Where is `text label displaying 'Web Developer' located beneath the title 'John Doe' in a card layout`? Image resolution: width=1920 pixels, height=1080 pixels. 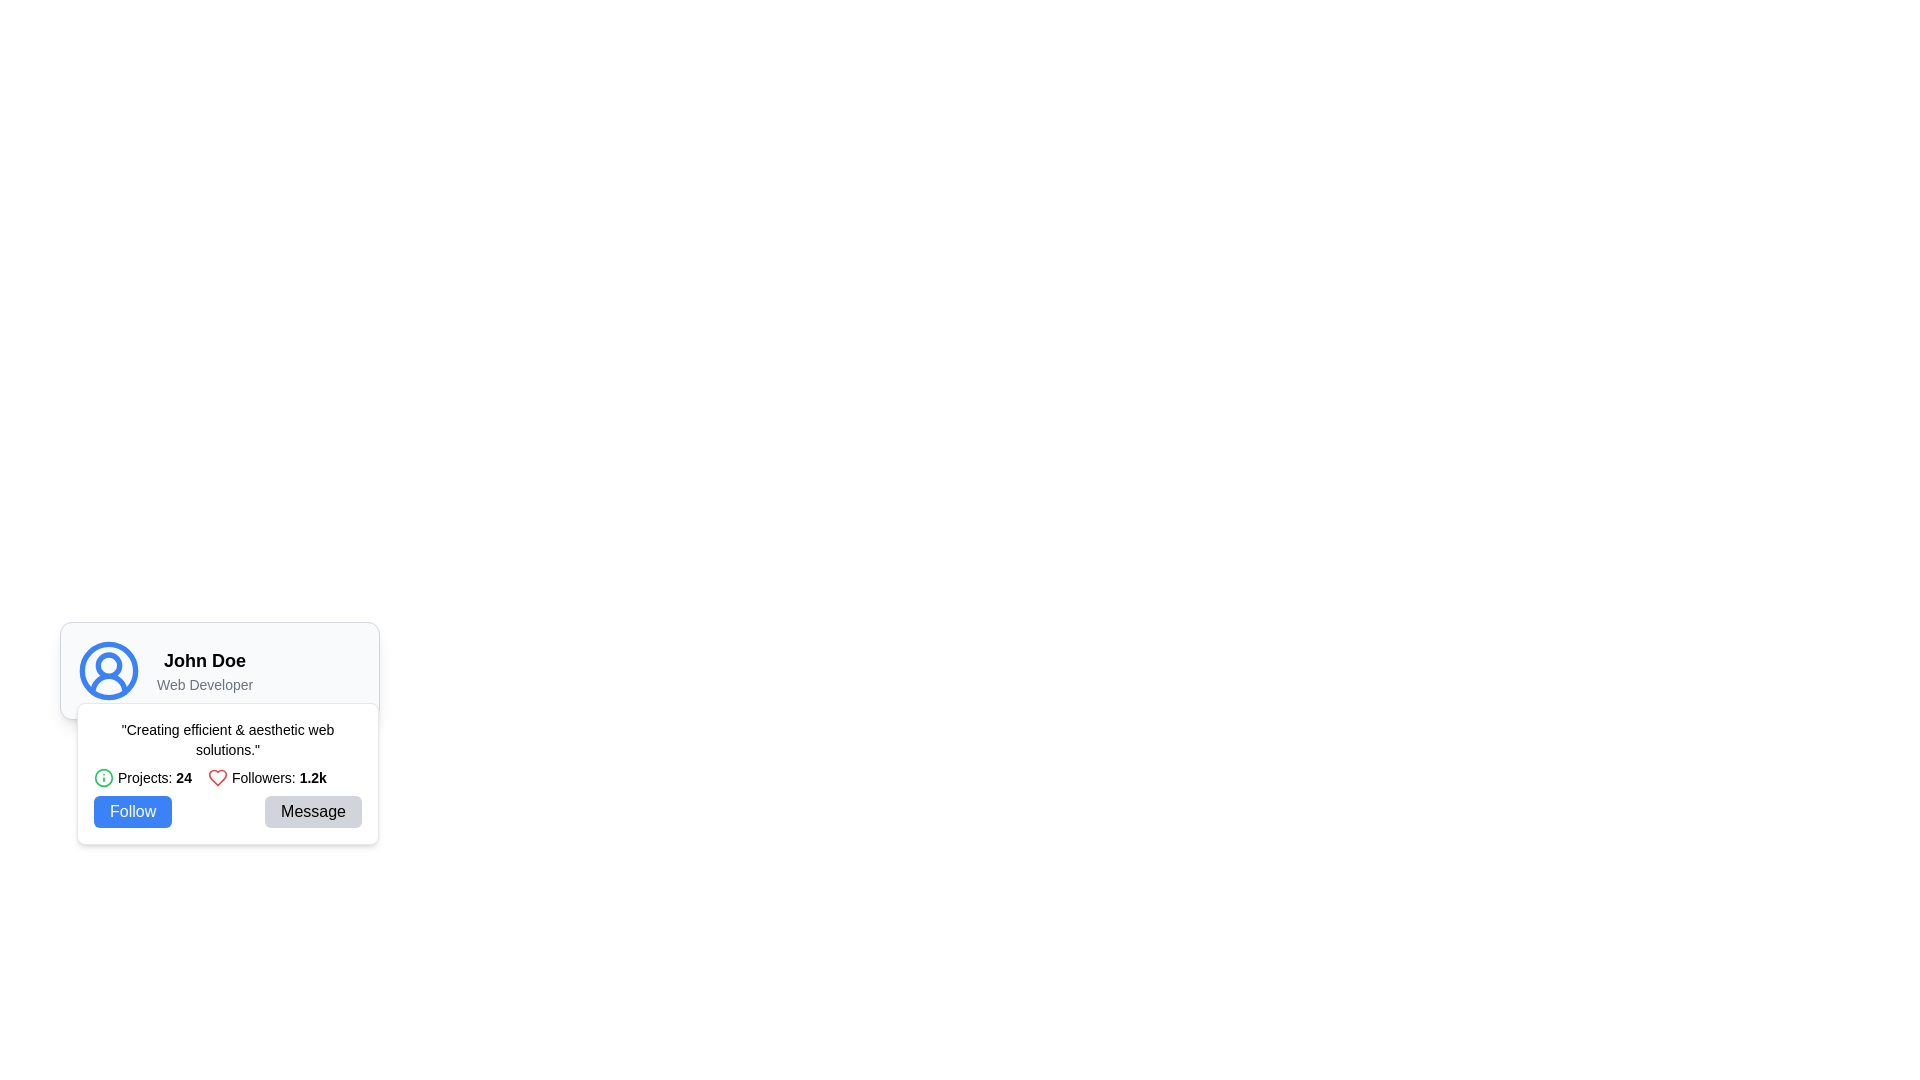
text label displaying 'Web Developer' located beneath the title 'John Doe' in a card layout is located at coordinates (205, 684).